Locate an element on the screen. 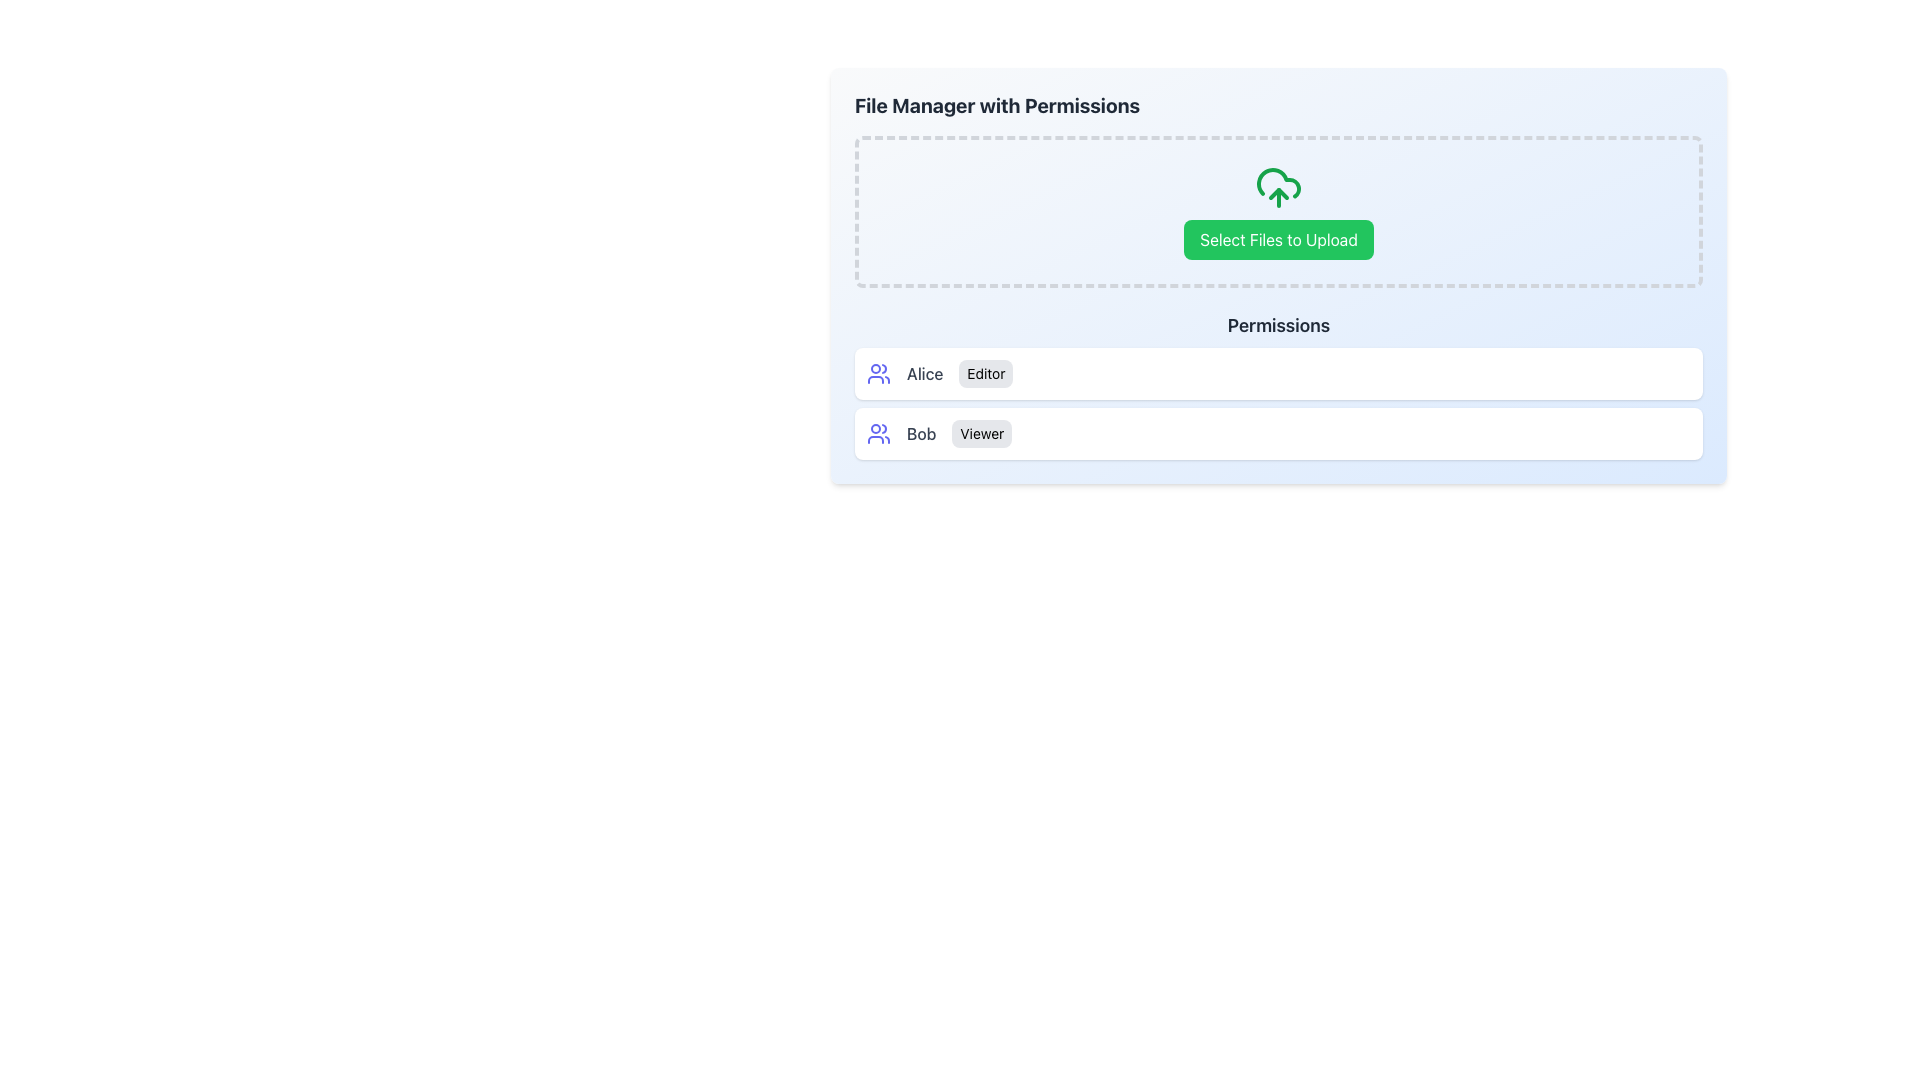 The width and height of the screenshot is (1920, 1080). the green upload icon depicting a cloud with an upward arrow, which is located above the 'Select Files to Upload' button in the dashed-bordered file upload area is located at coordinates (1277, 188).